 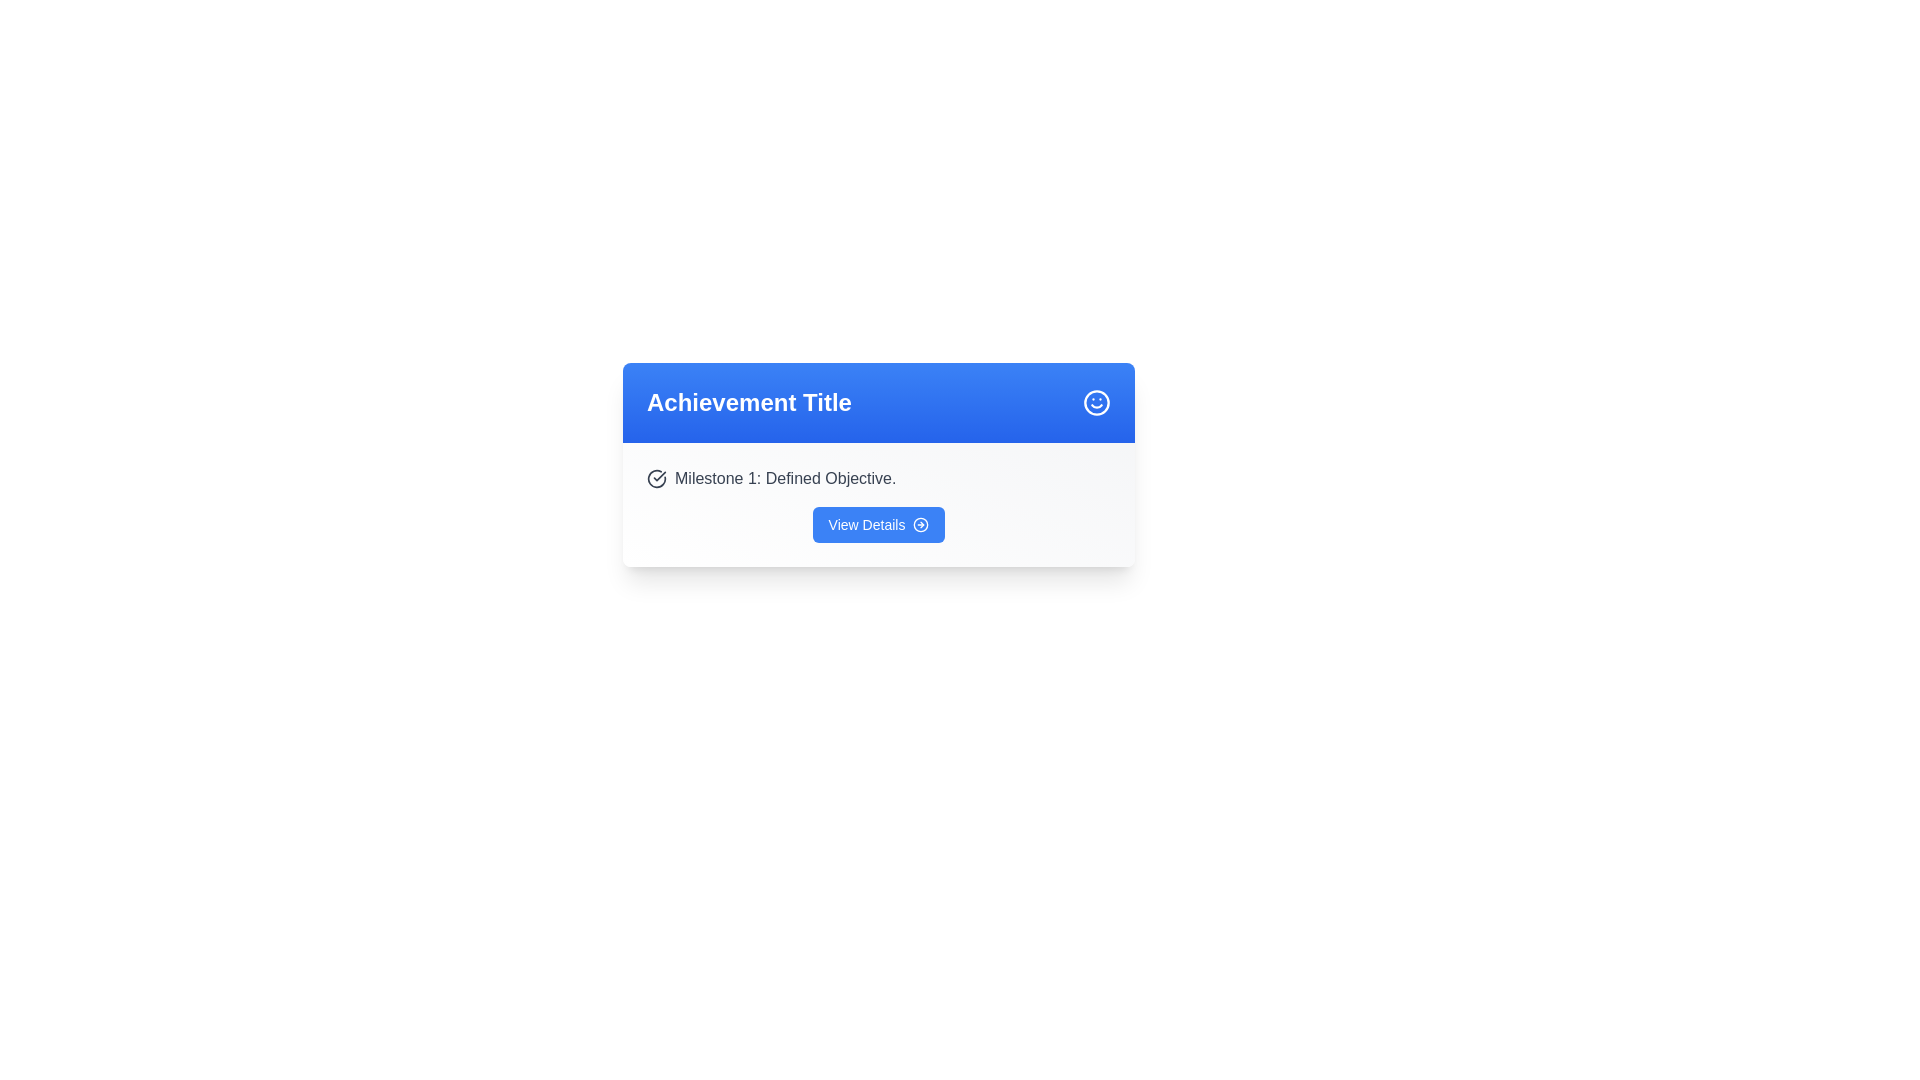 What do you see at coordinates (1096, 402) in the screenshot?
I see `the outer circle of the smiley face icon located in the top-right corner of the blue header section containing the title 'Achievement Title'` at bounding box center [1096, 402].